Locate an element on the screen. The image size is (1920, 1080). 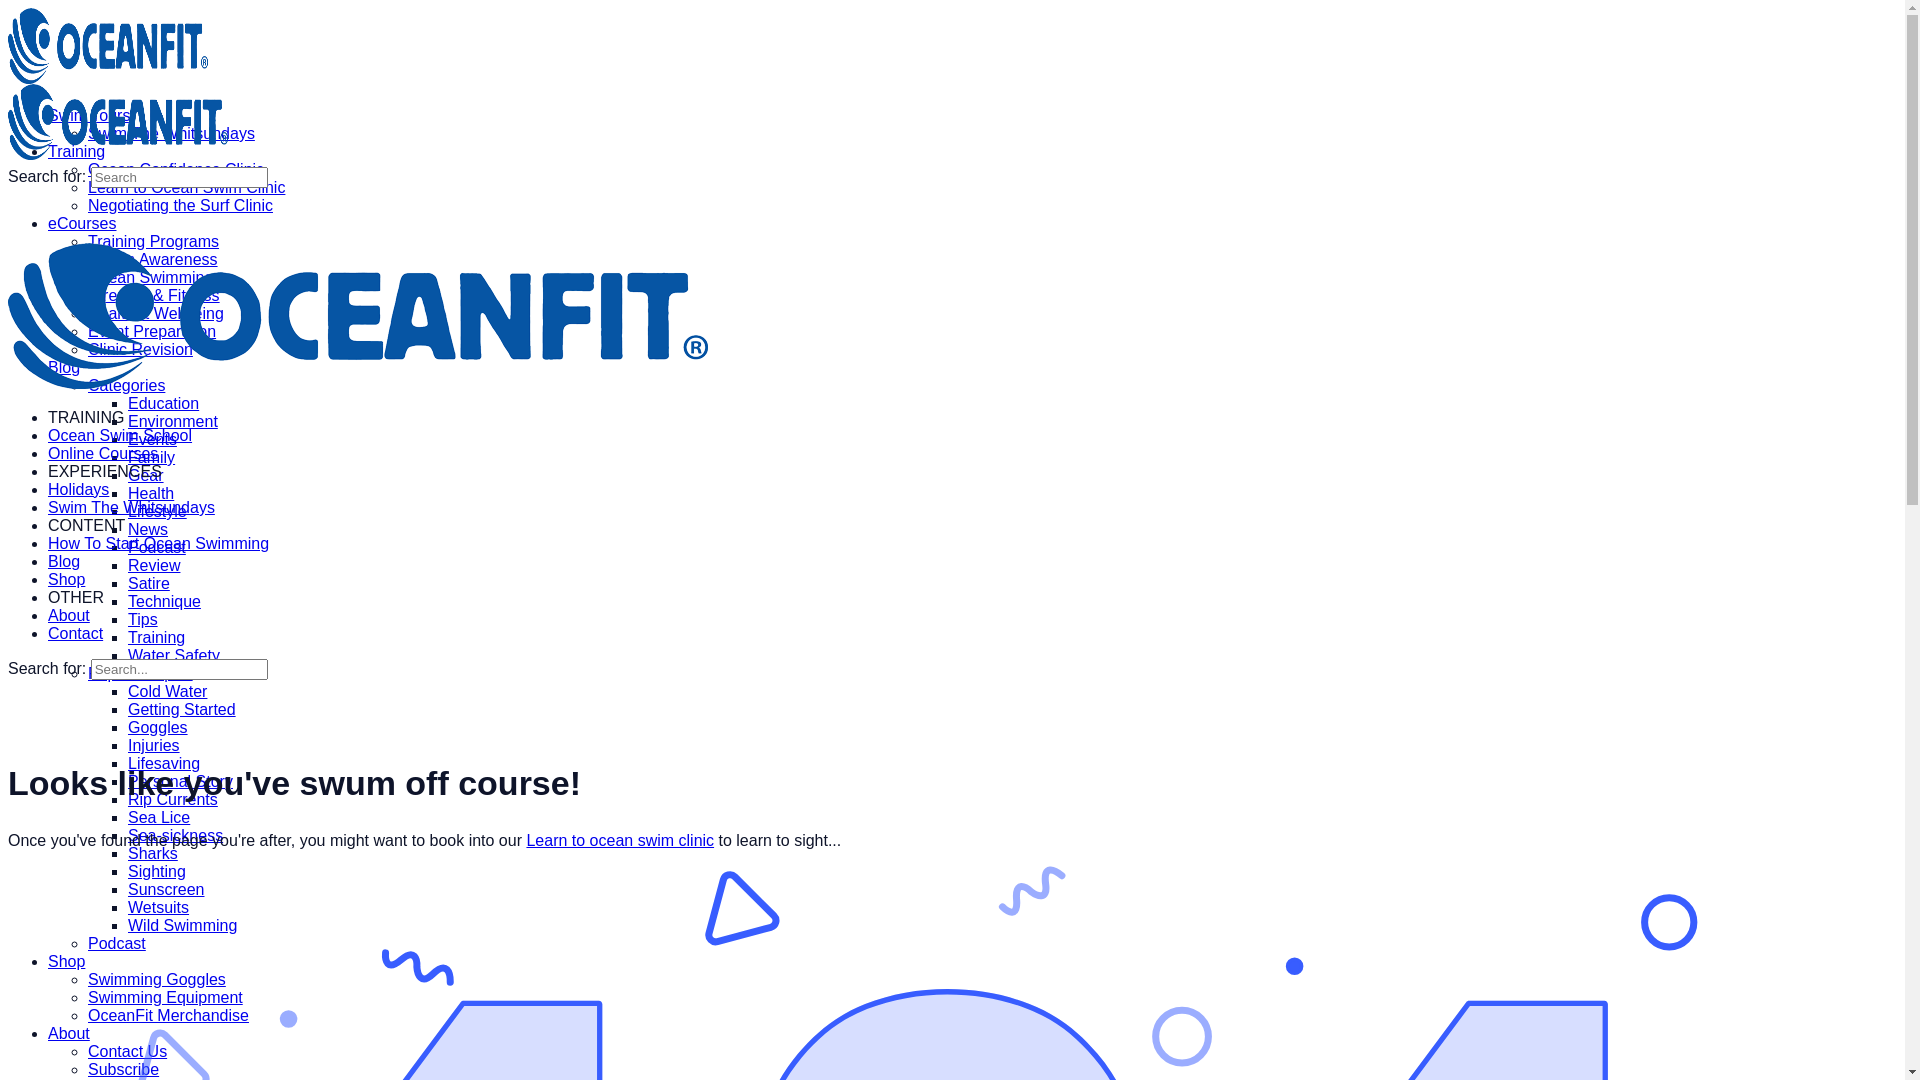
'Online Courses' is located at coordinates (48, 453).